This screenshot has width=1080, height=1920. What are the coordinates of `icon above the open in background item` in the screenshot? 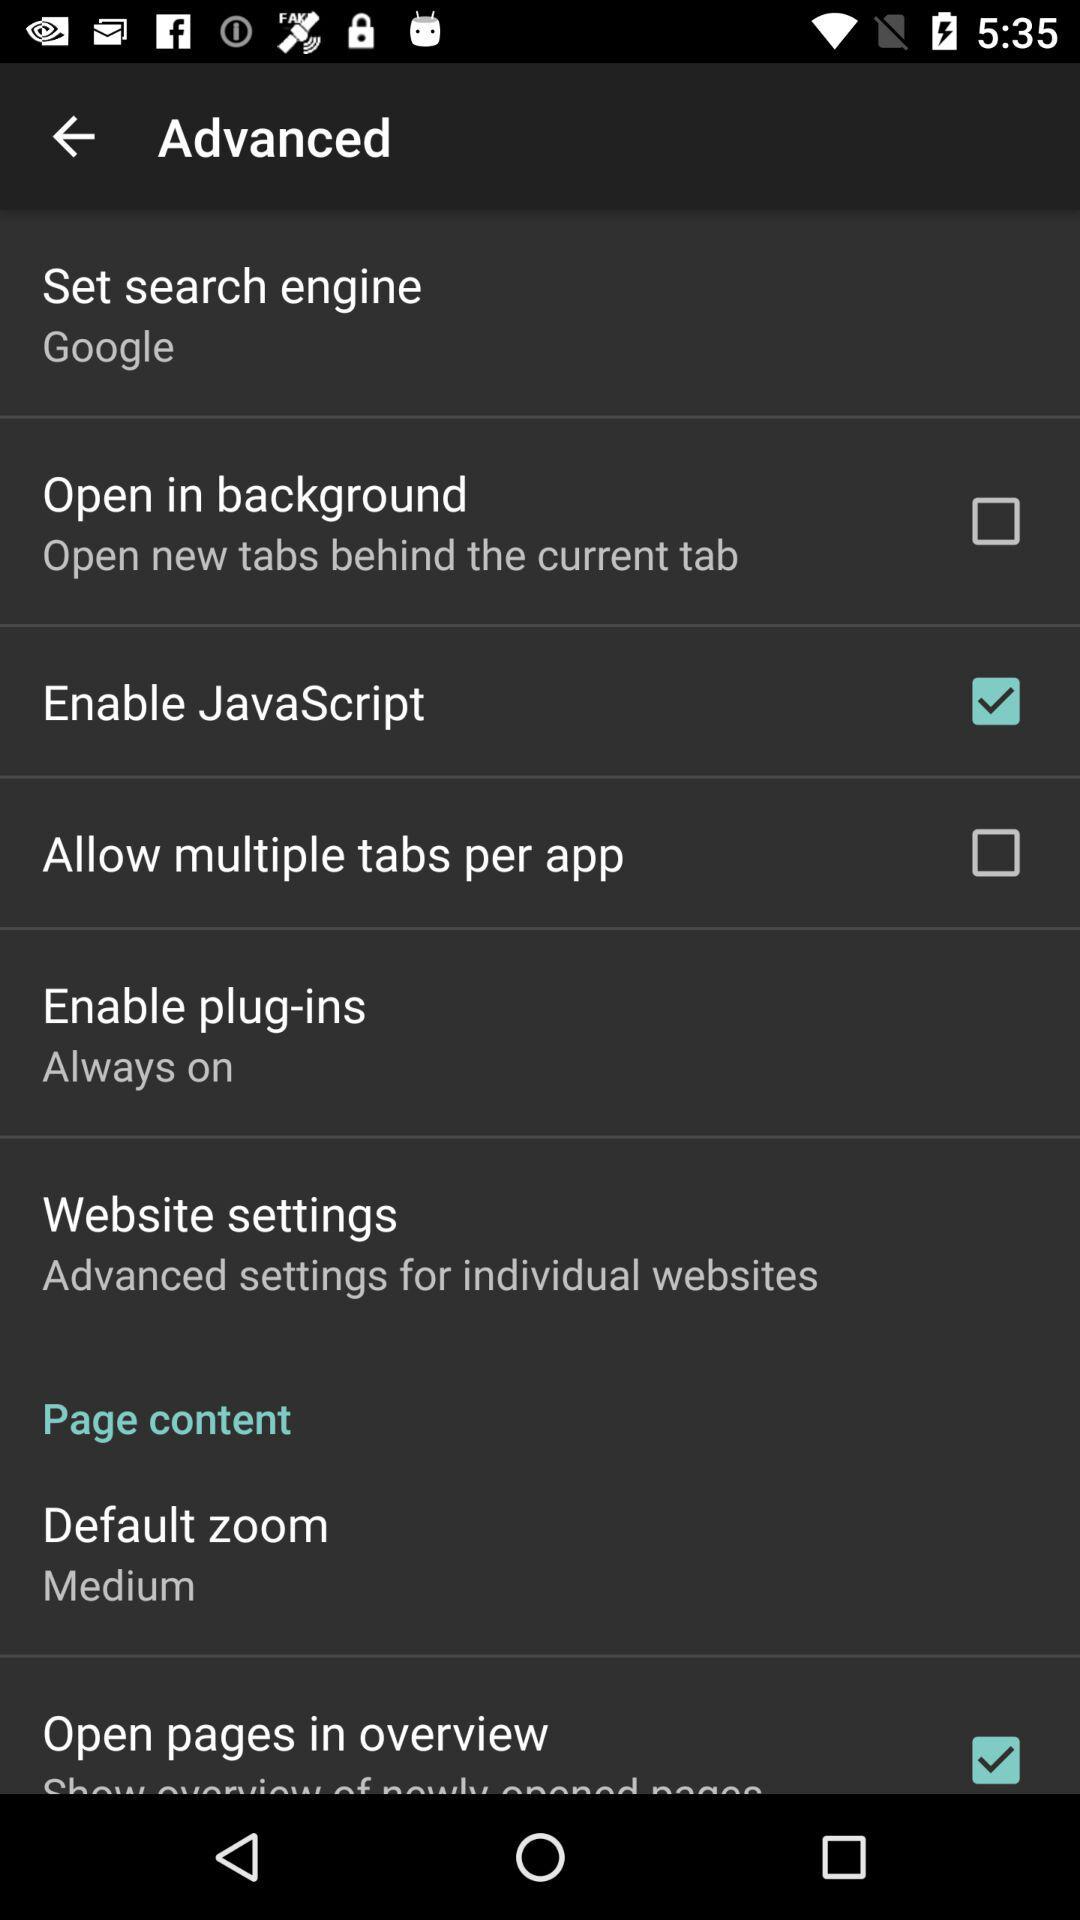 It's located at (108, 345).